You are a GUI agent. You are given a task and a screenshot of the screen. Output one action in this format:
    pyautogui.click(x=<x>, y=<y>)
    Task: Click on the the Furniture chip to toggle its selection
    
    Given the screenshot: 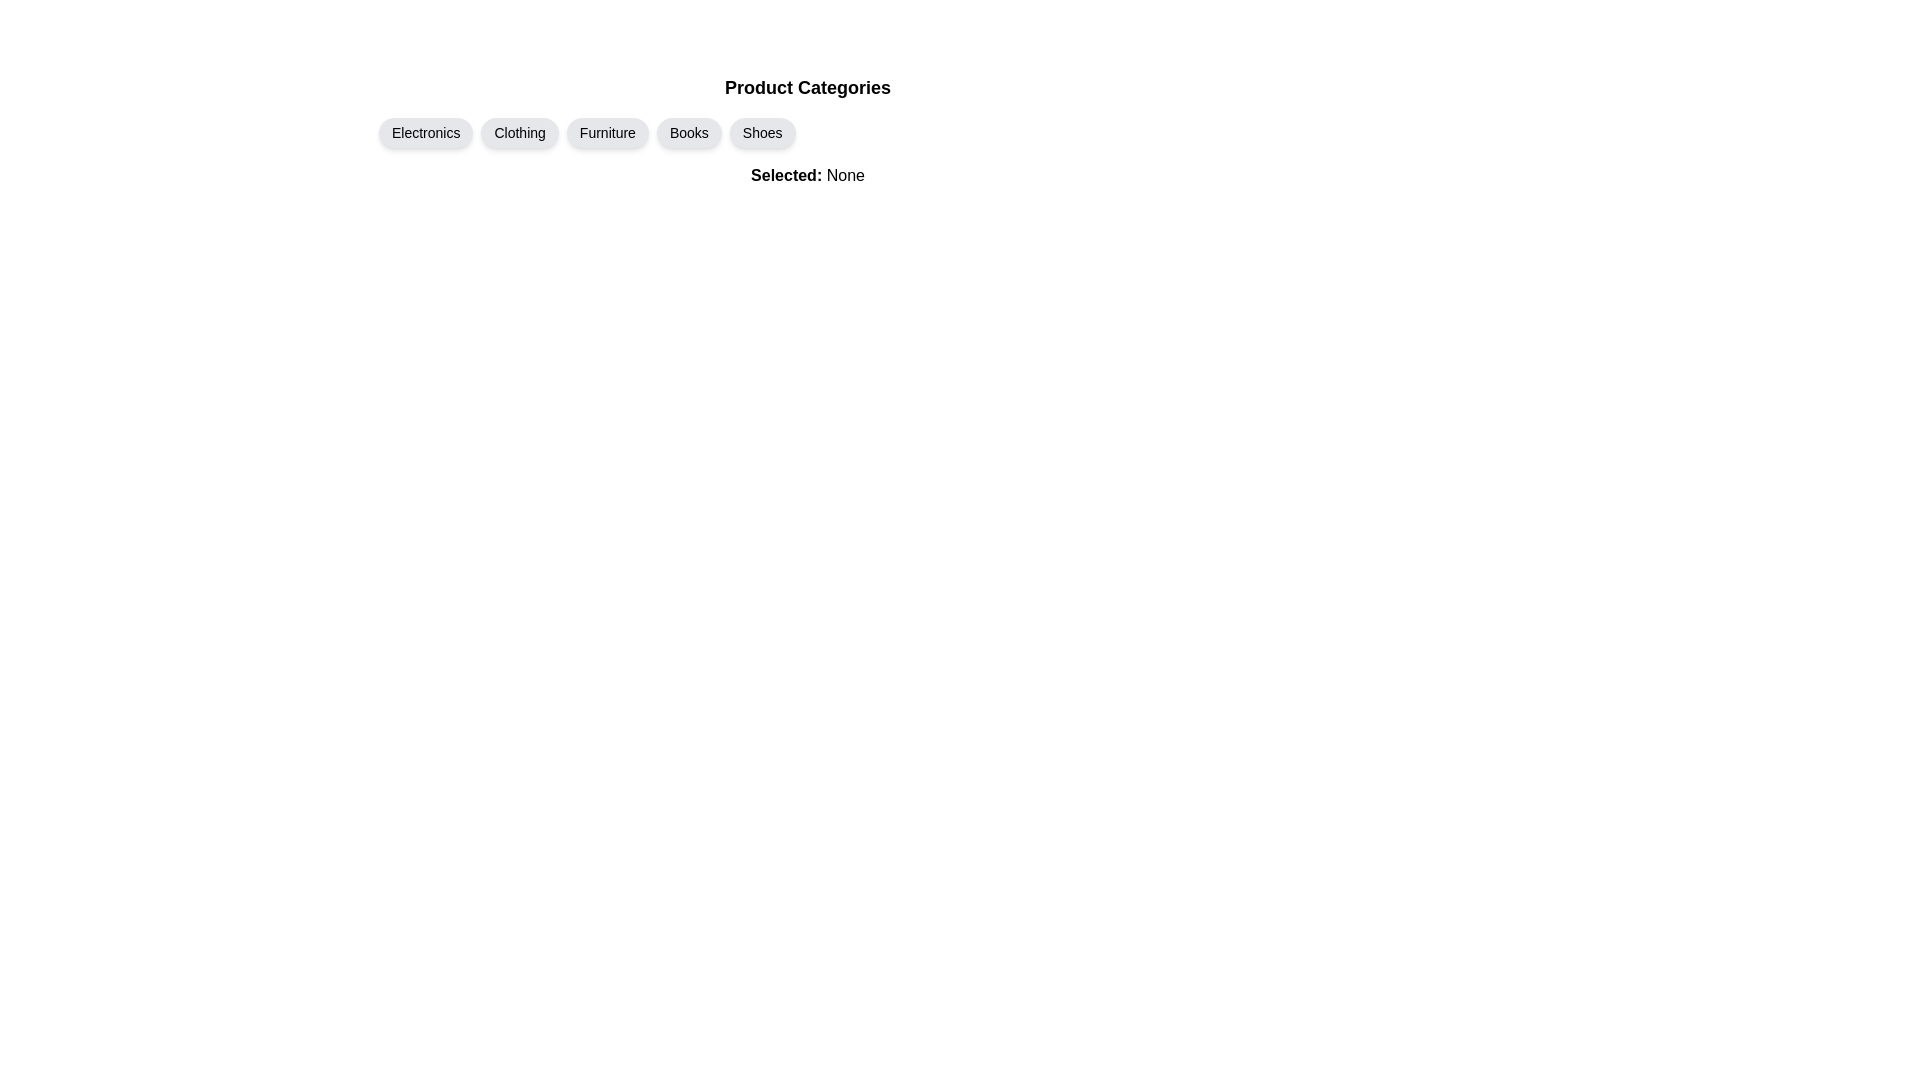 What is the action you would take?
    pyautogui.click(x=607, y=132)
    